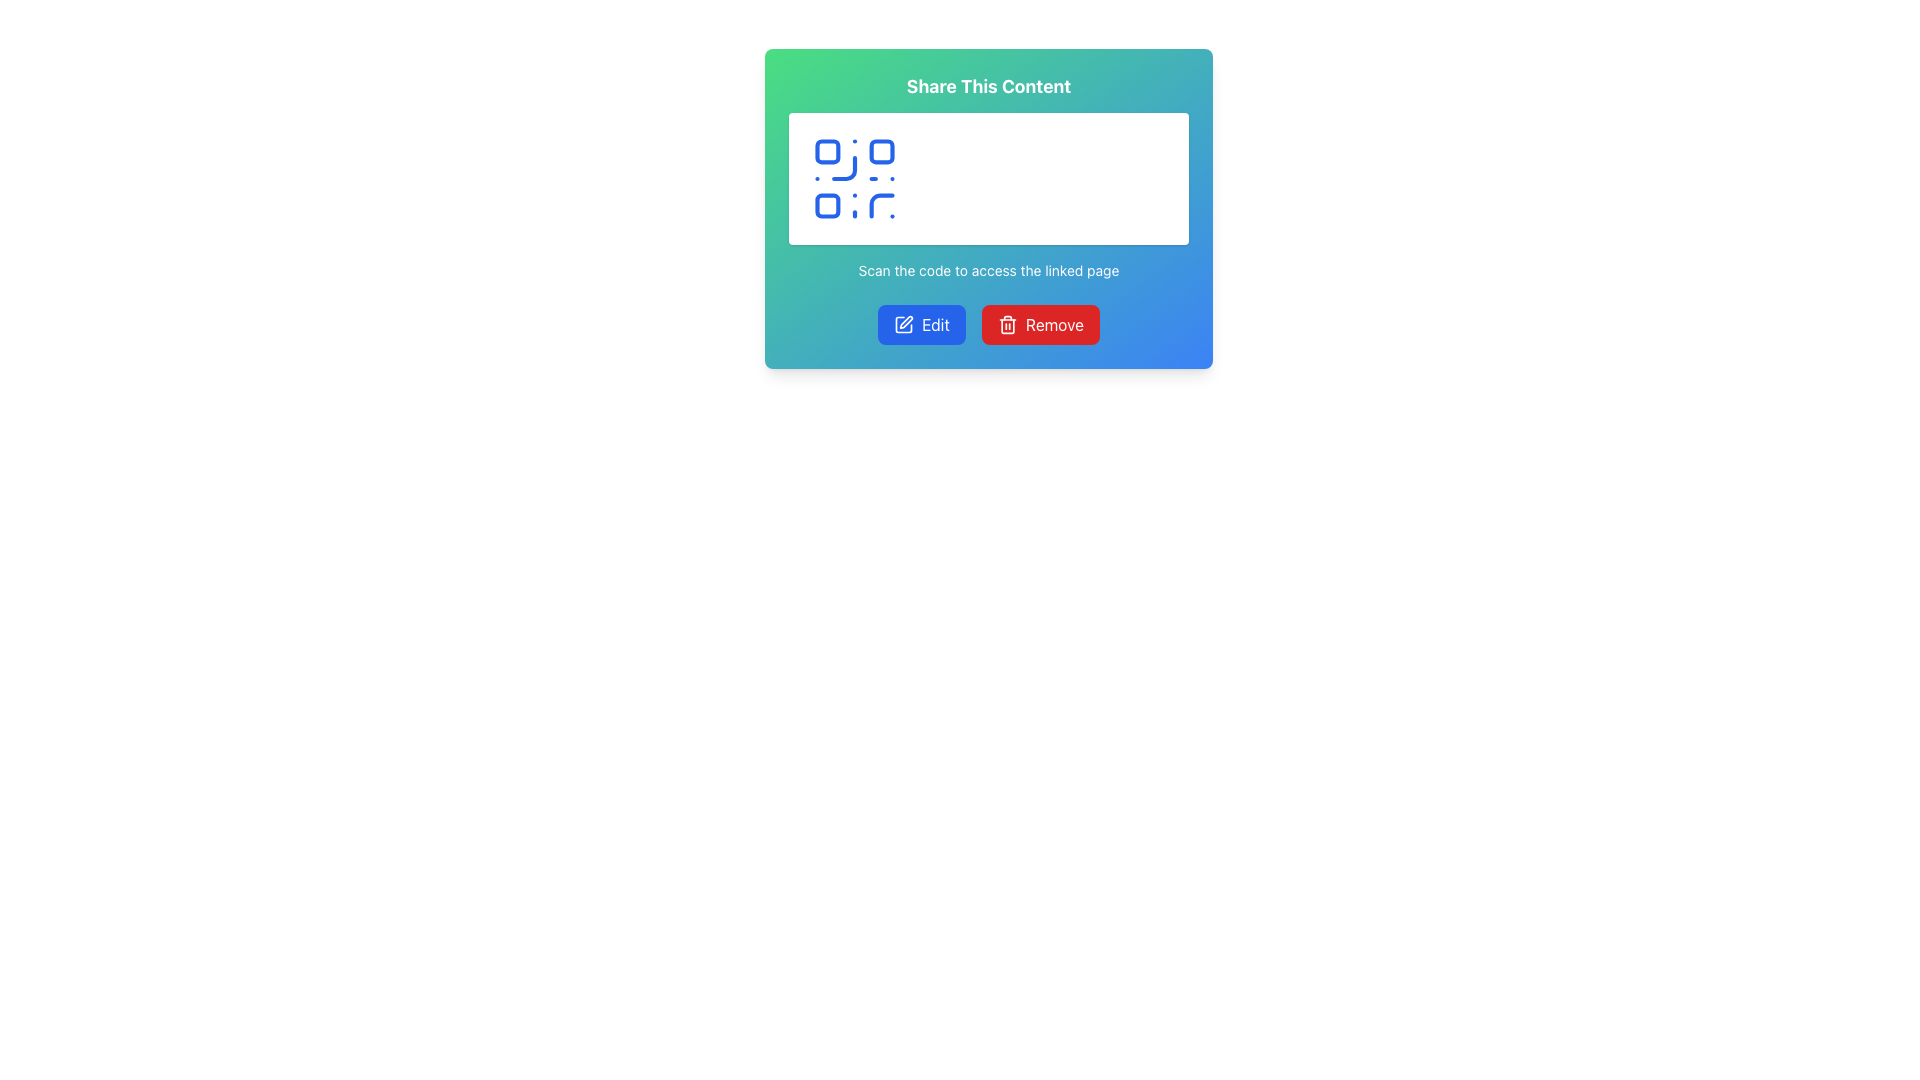 Image resolution: width=1920 pixels, height=1080 pixels. Describe the element at coordinates (1040, 323) in the screenshot. I see `the 'Remove' button with a trash bin icon located at the bottom-right of the card interface to observe the hover effects` at that location.